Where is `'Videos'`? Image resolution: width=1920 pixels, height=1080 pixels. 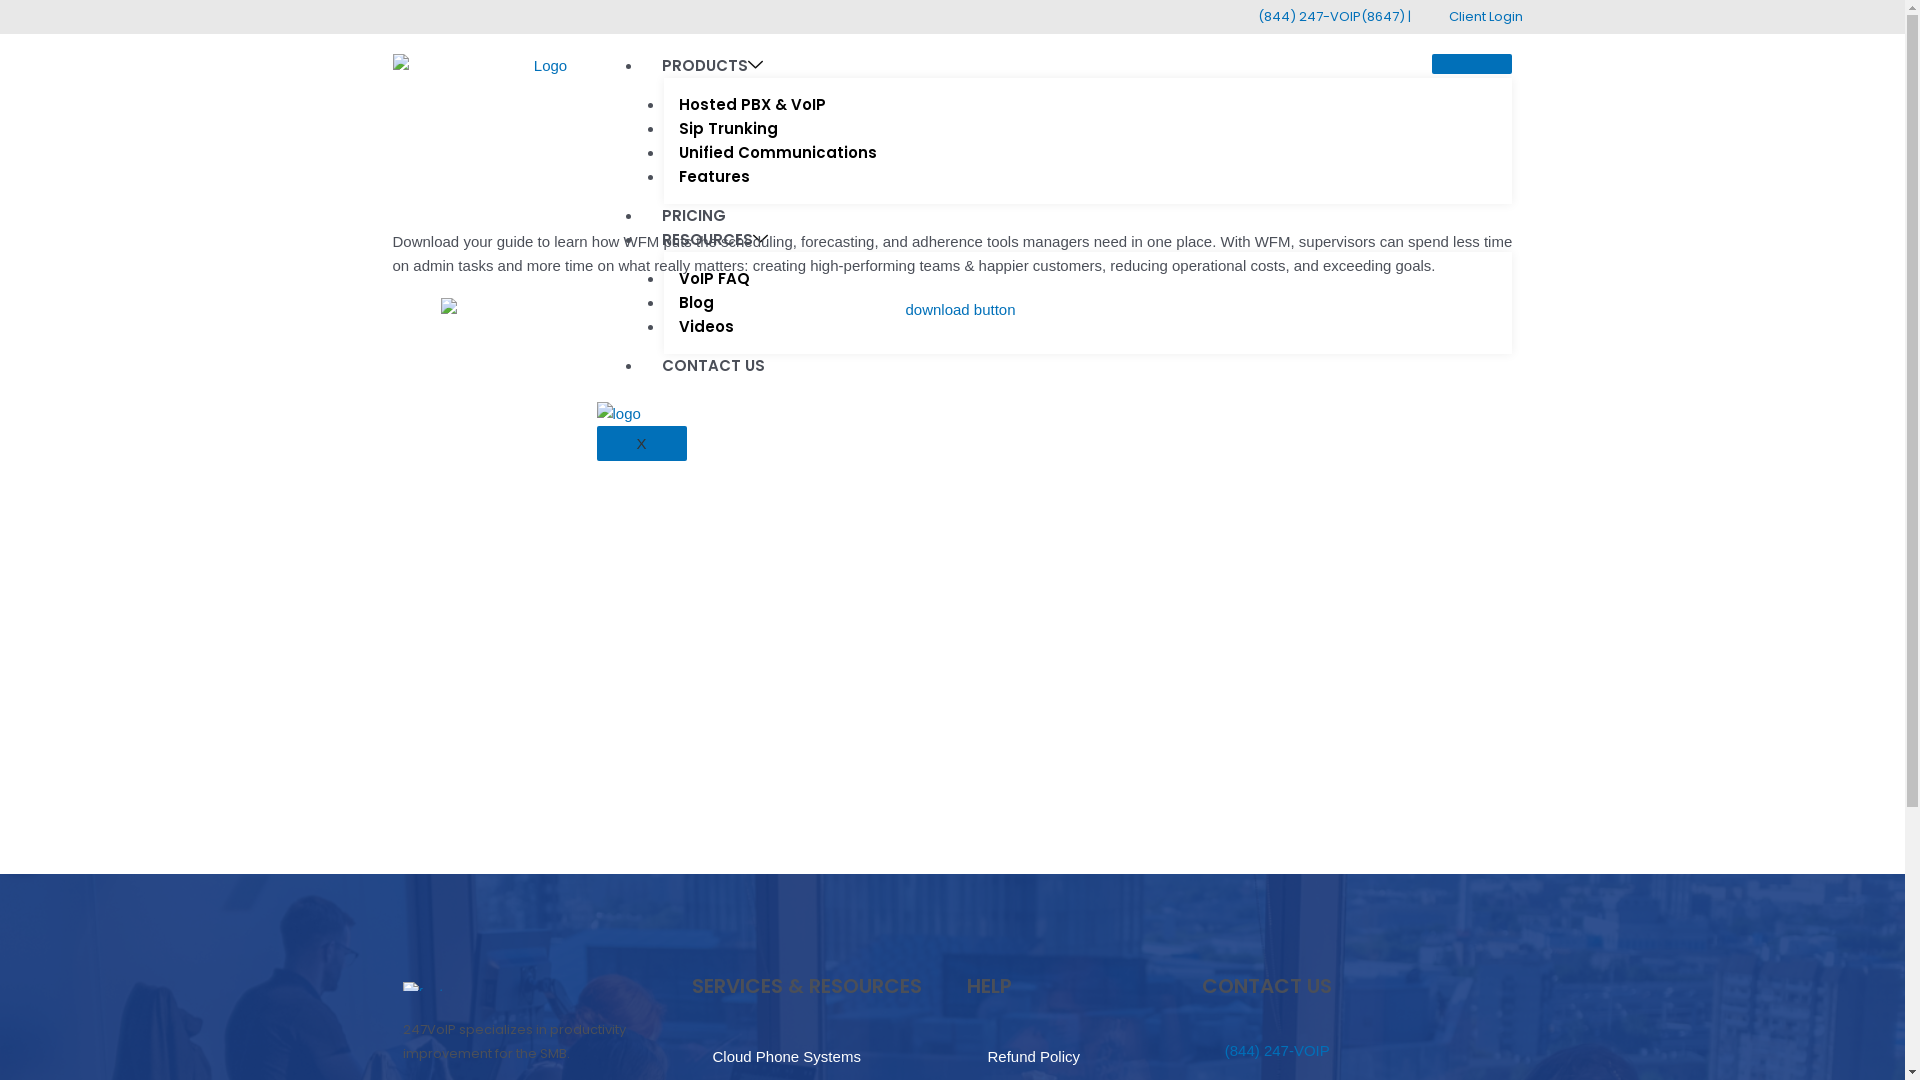
'Videos' is located at coordinates (706, 325).